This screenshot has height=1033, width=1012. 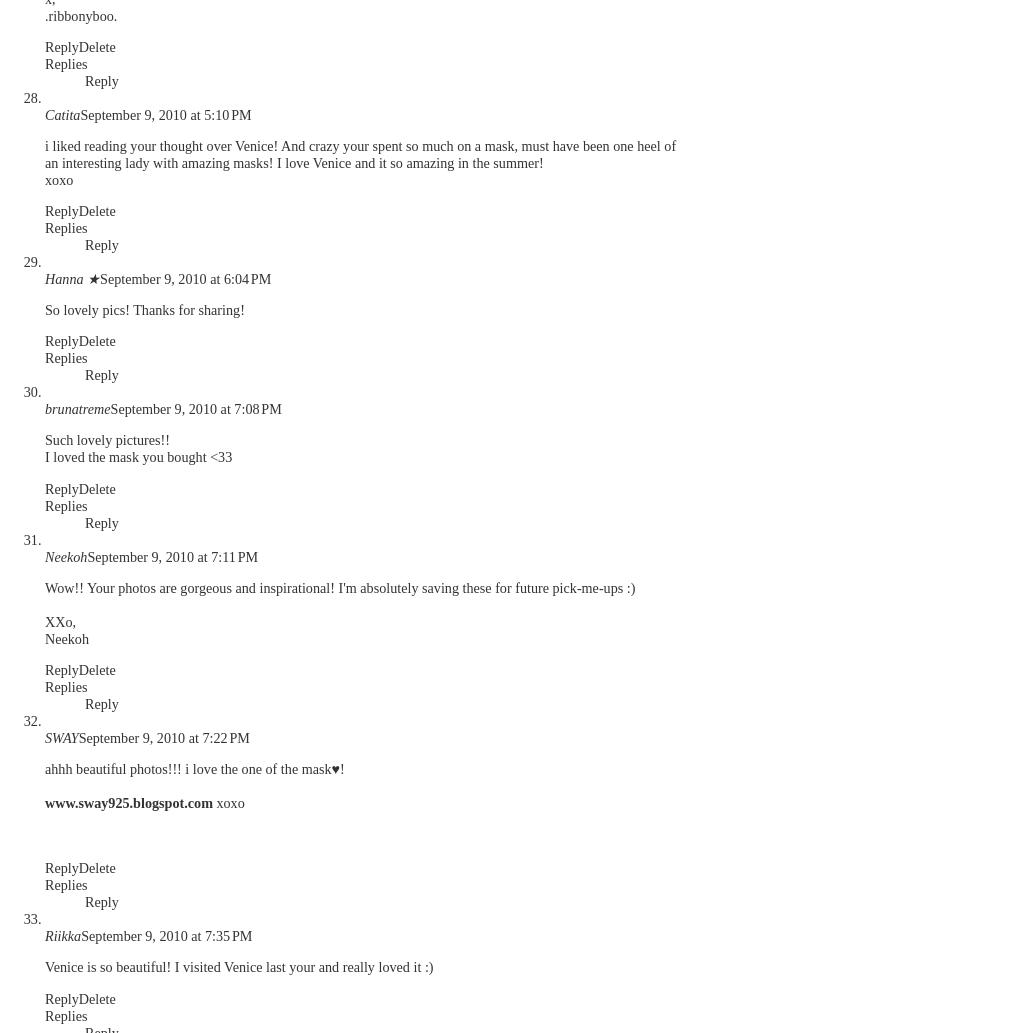 I want to click on 'Such lovely pictures!!', so click(x=106, y=439).